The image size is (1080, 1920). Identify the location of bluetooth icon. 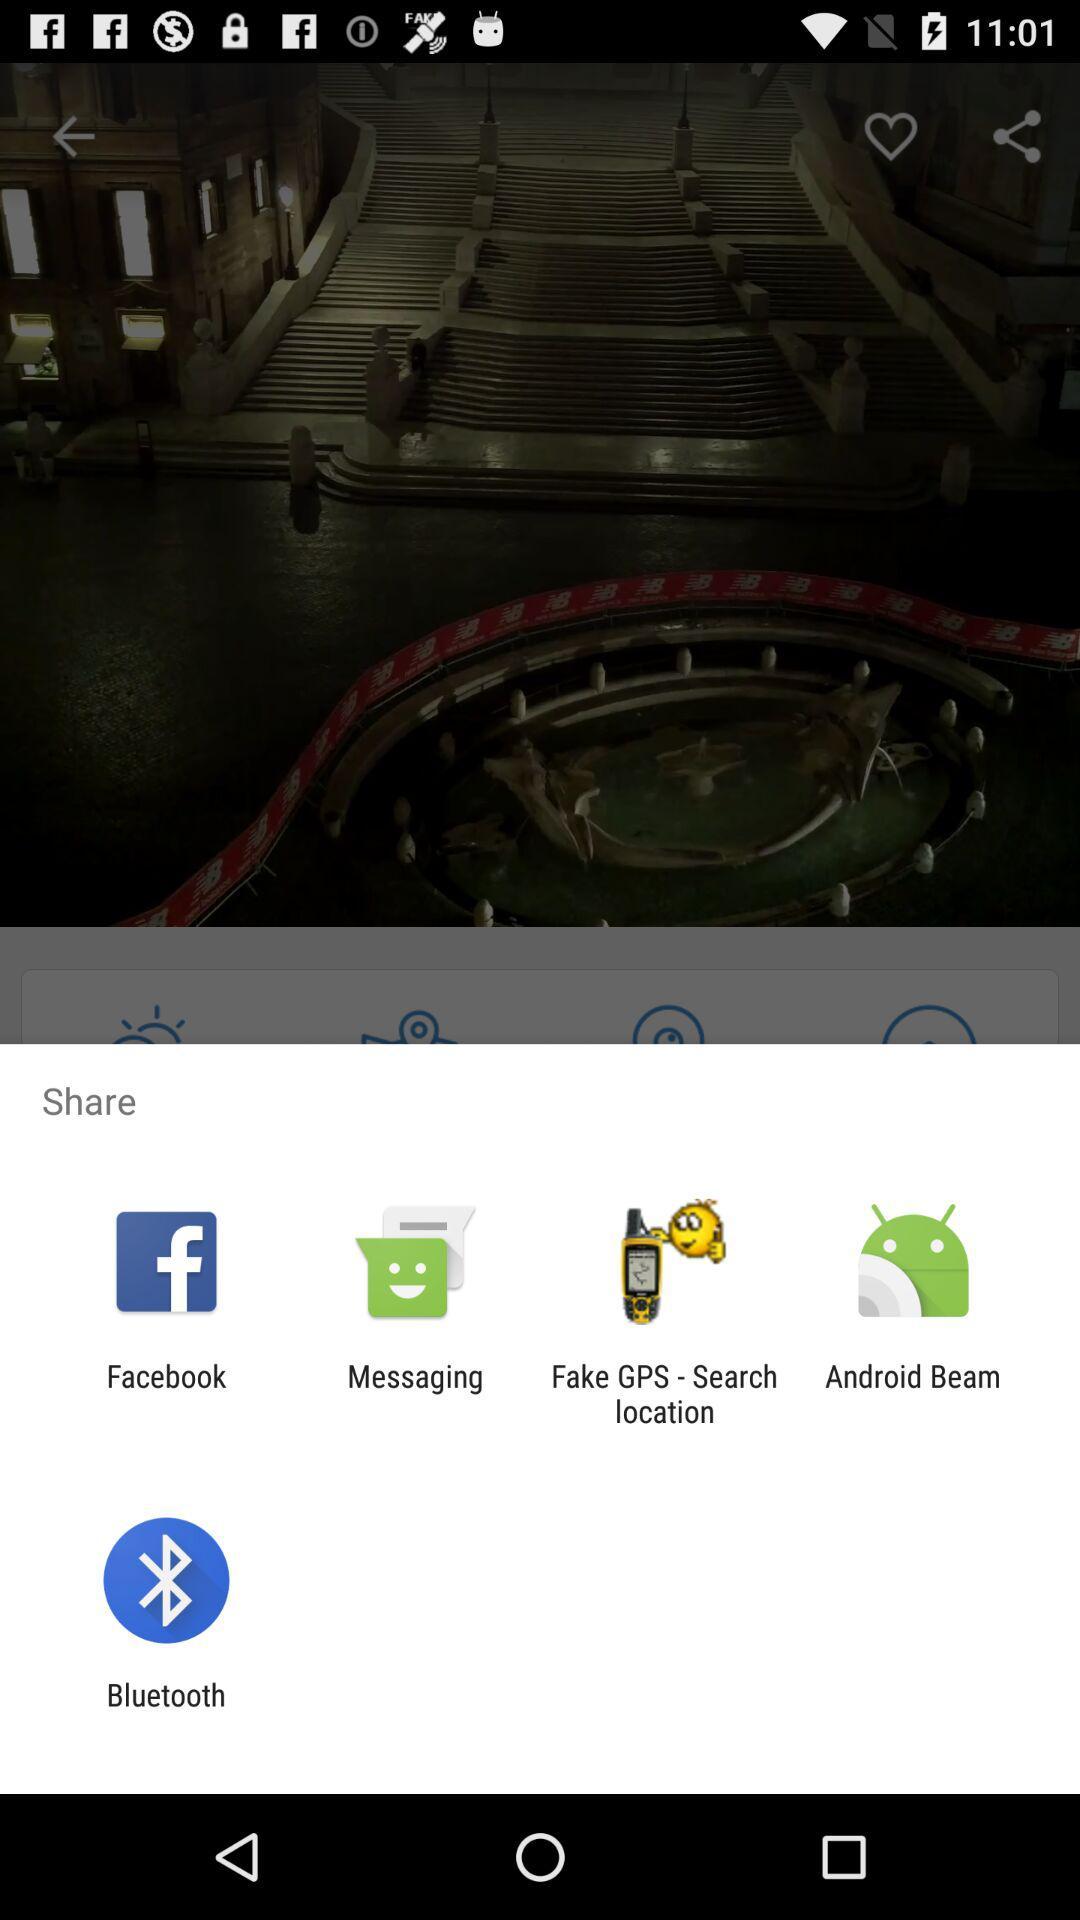
(165, 1711).